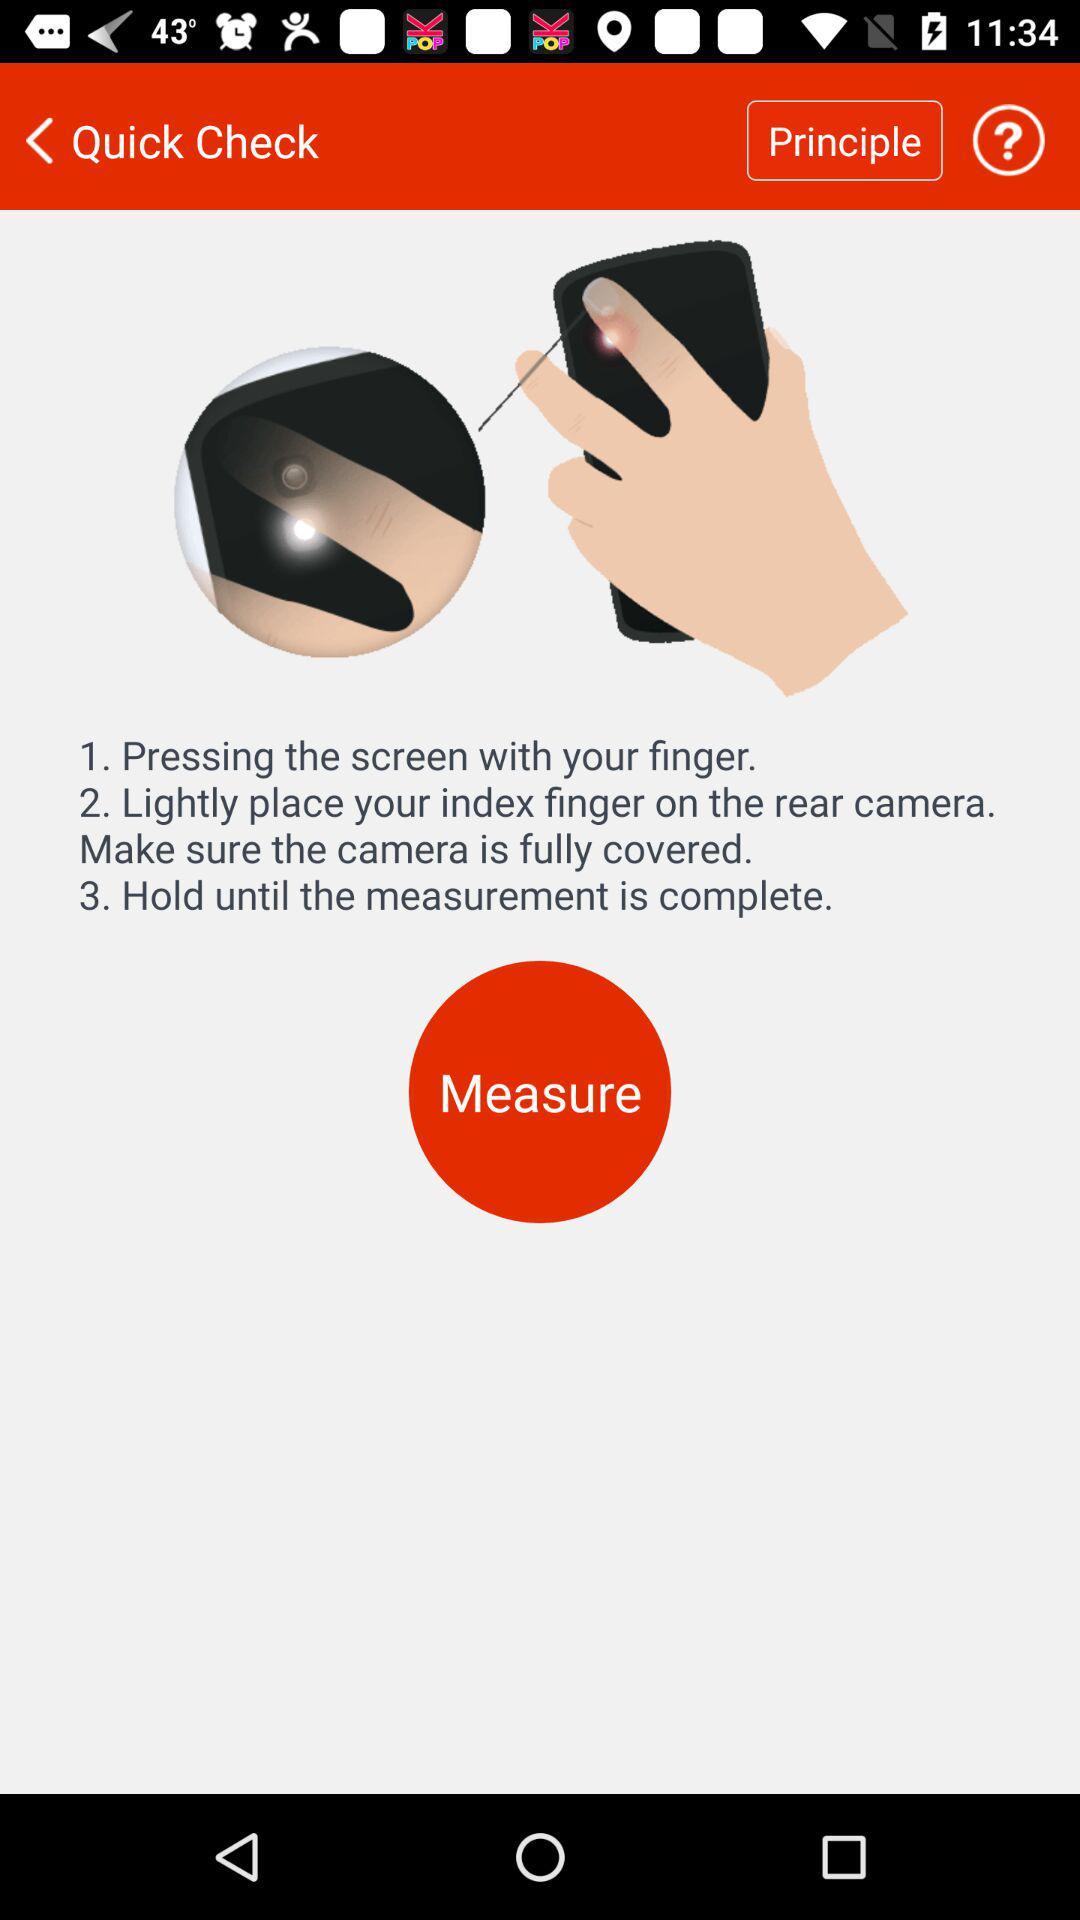 This screenshot has height=1920, width=1080. I want to click on the measure, so click(540, 1091).